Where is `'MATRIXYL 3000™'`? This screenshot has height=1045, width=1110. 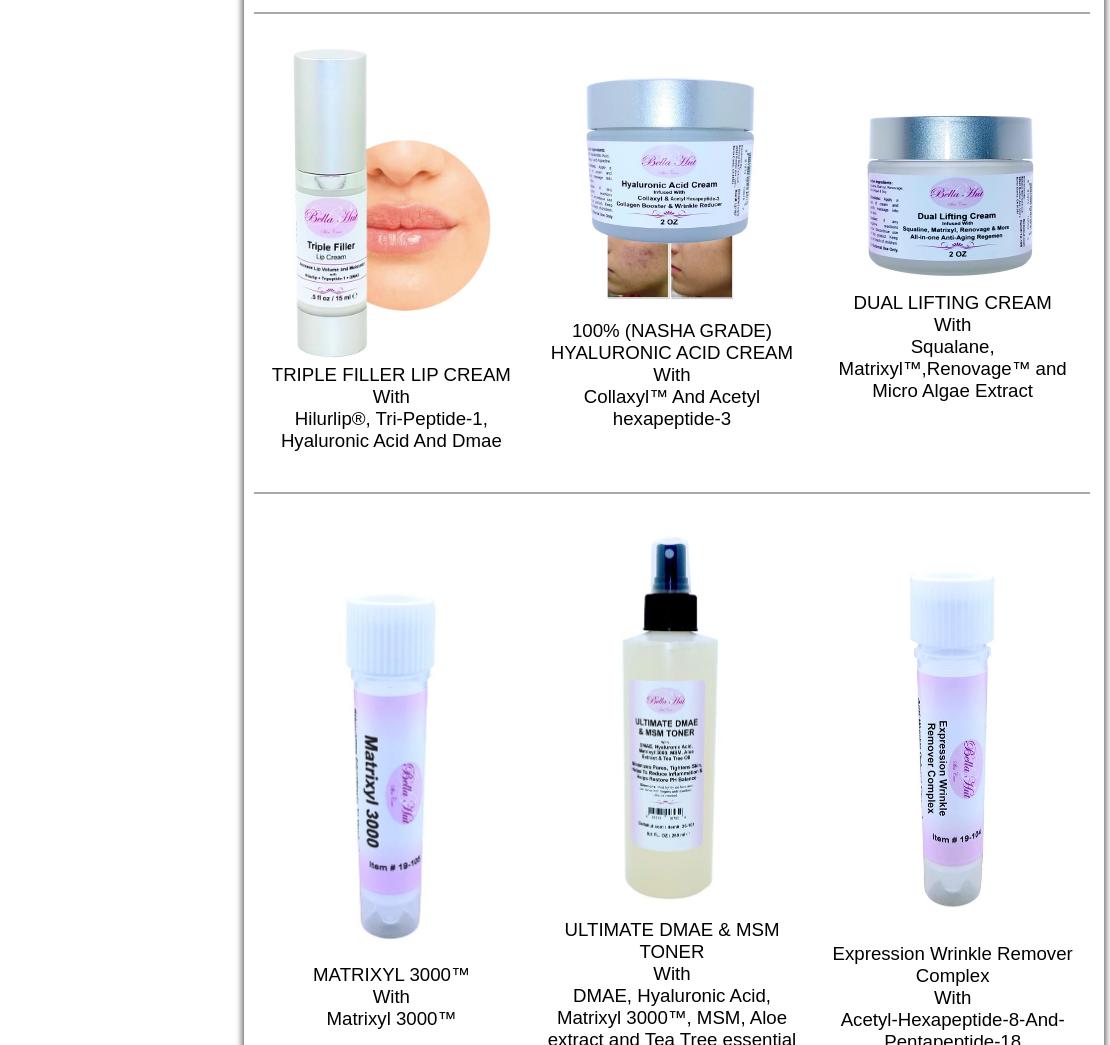
'MATRIXYL 3000™' is located at coordinates (390, 973).